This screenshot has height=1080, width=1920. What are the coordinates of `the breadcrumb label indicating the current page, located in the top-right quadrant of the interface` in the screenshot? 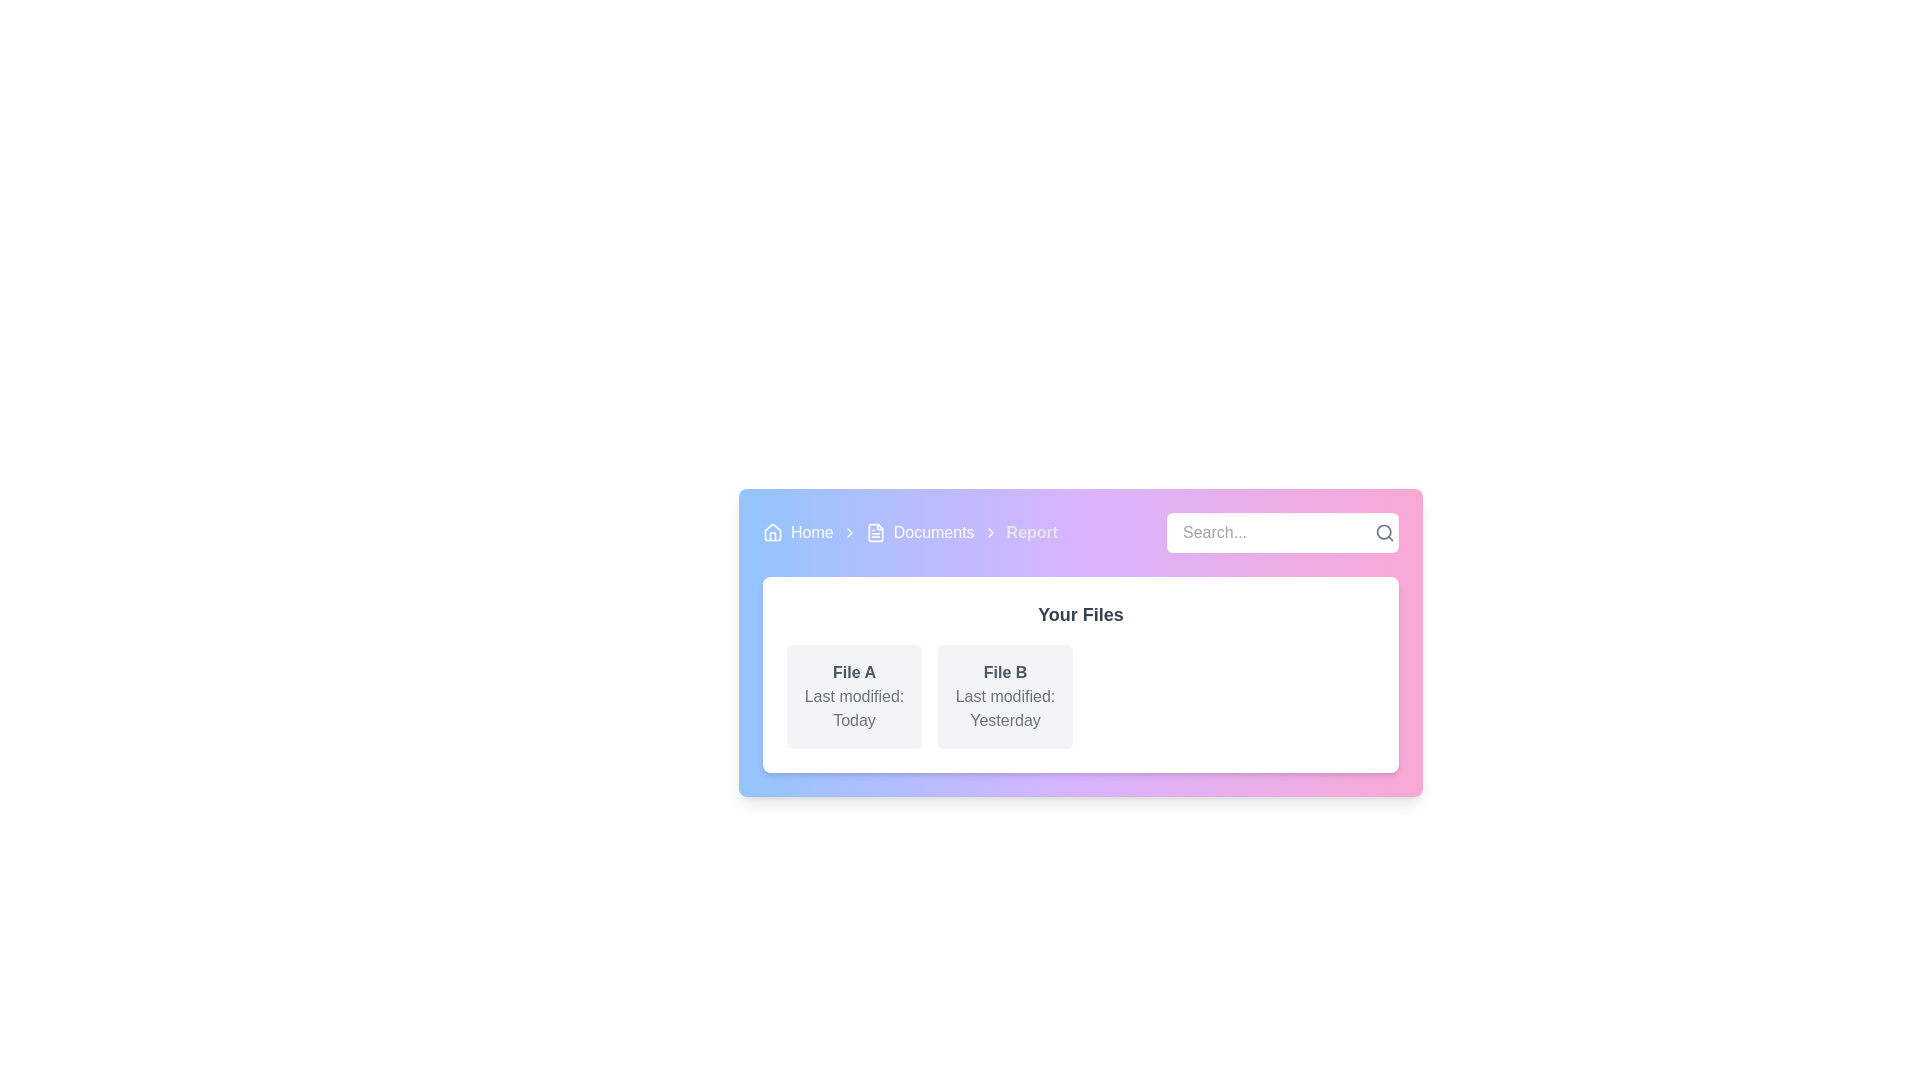 It's located at (1032, 531).